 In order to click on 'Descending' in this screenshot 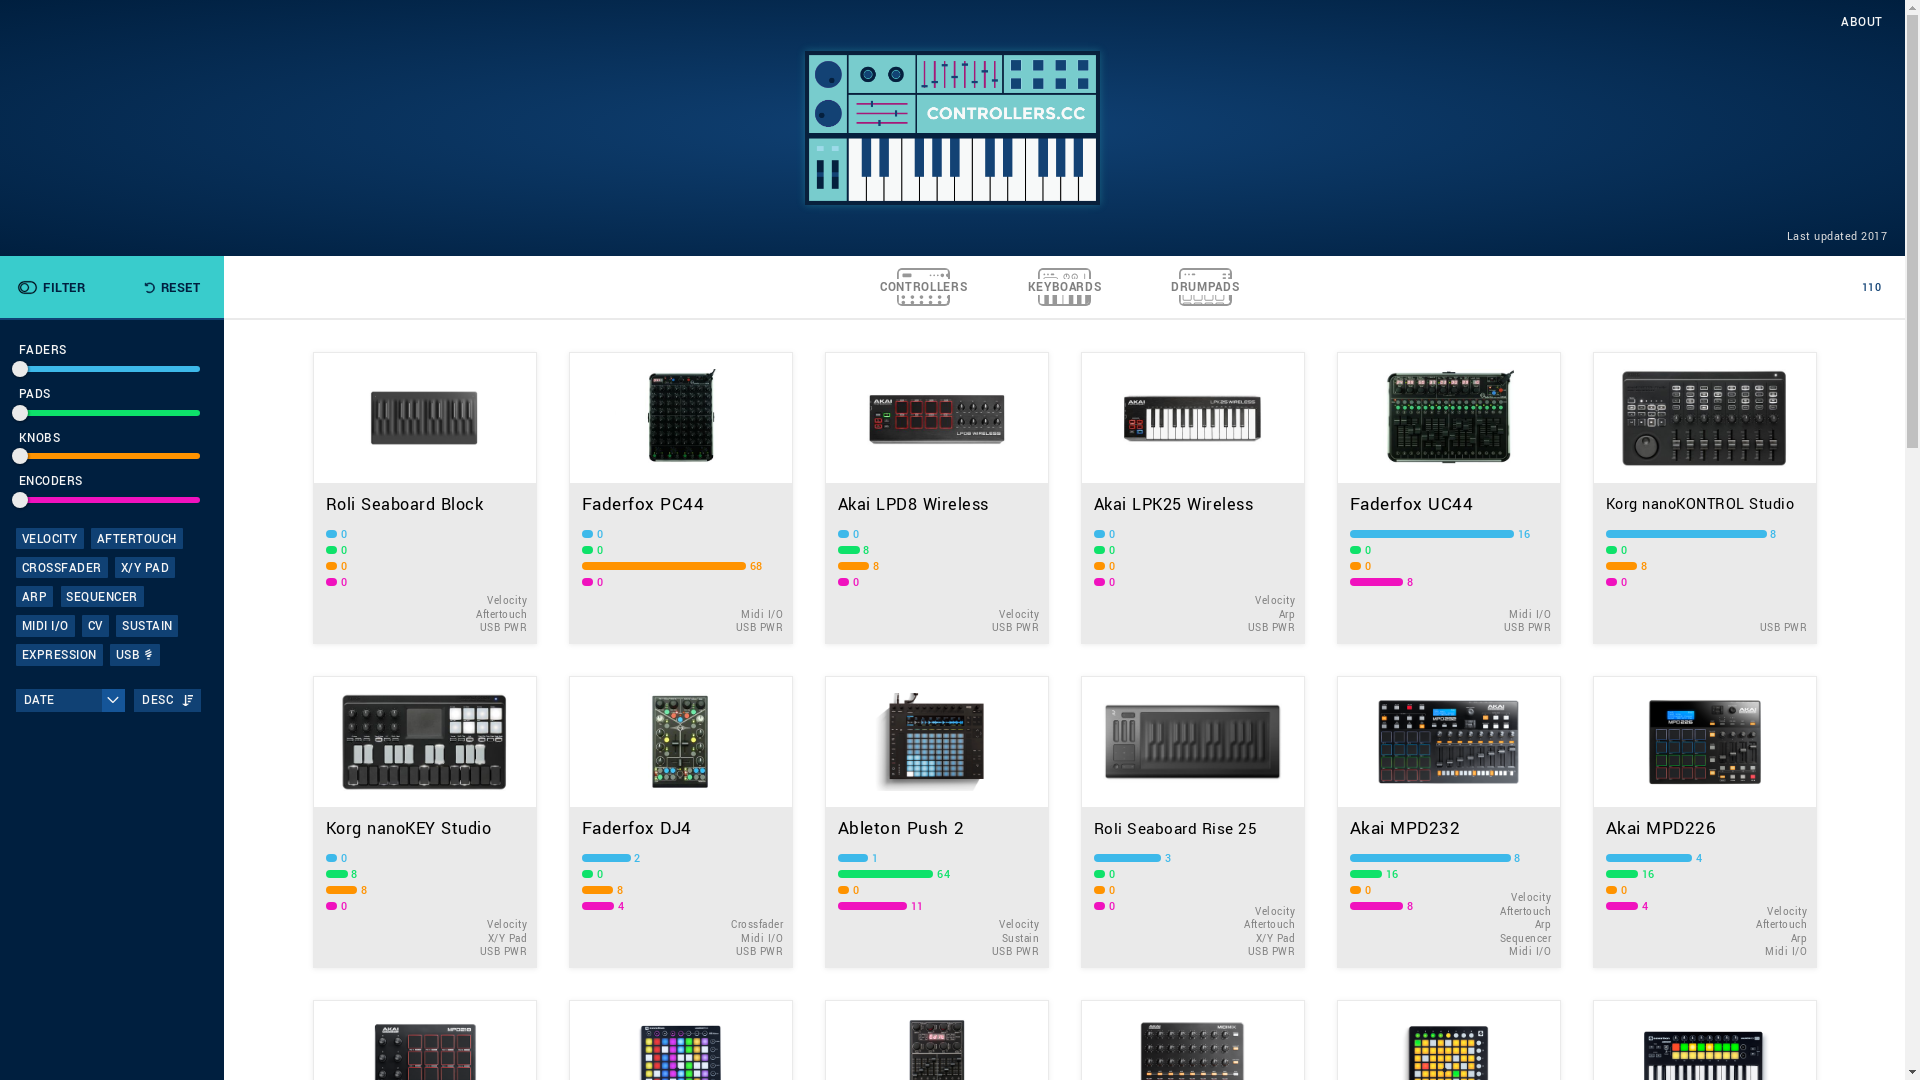, I will do `click(182, 699)`.